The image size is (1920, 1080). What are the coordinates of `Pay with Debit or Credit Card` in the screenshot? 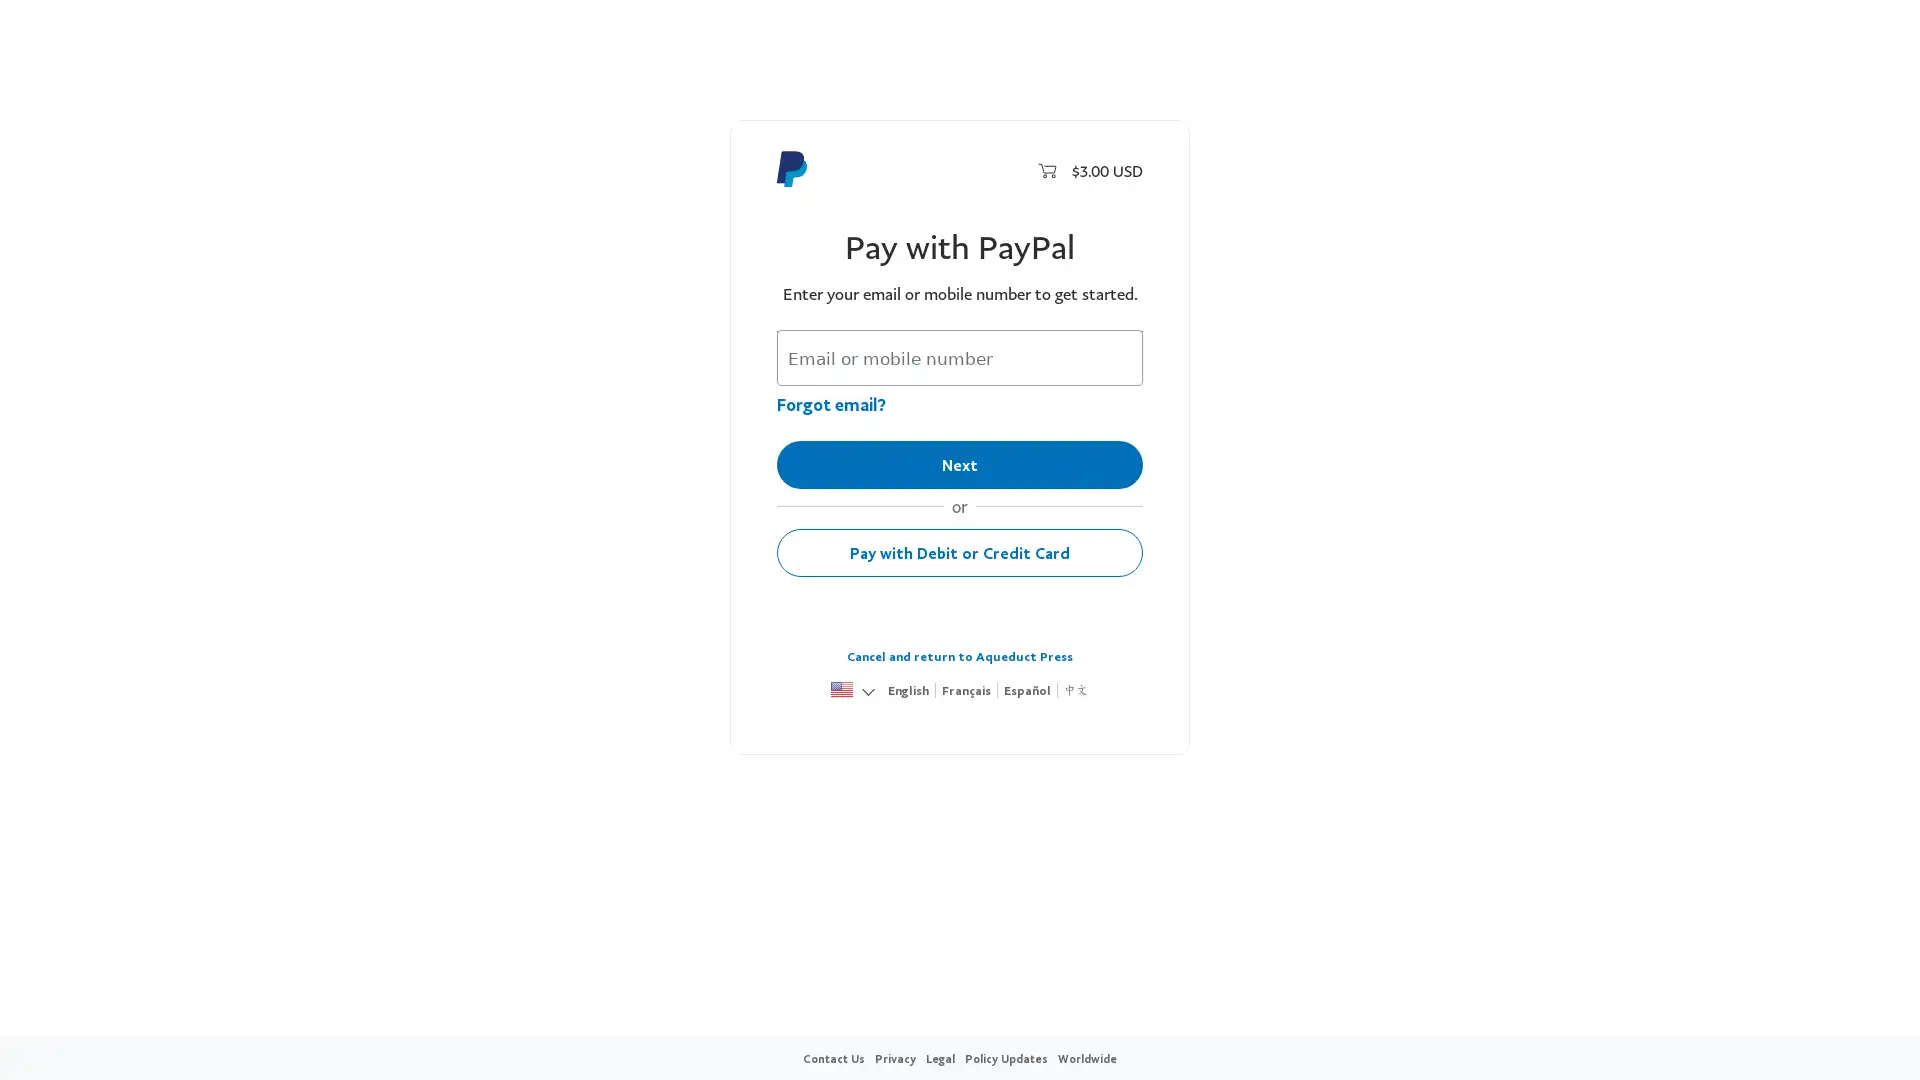 It's located at (960, 552).